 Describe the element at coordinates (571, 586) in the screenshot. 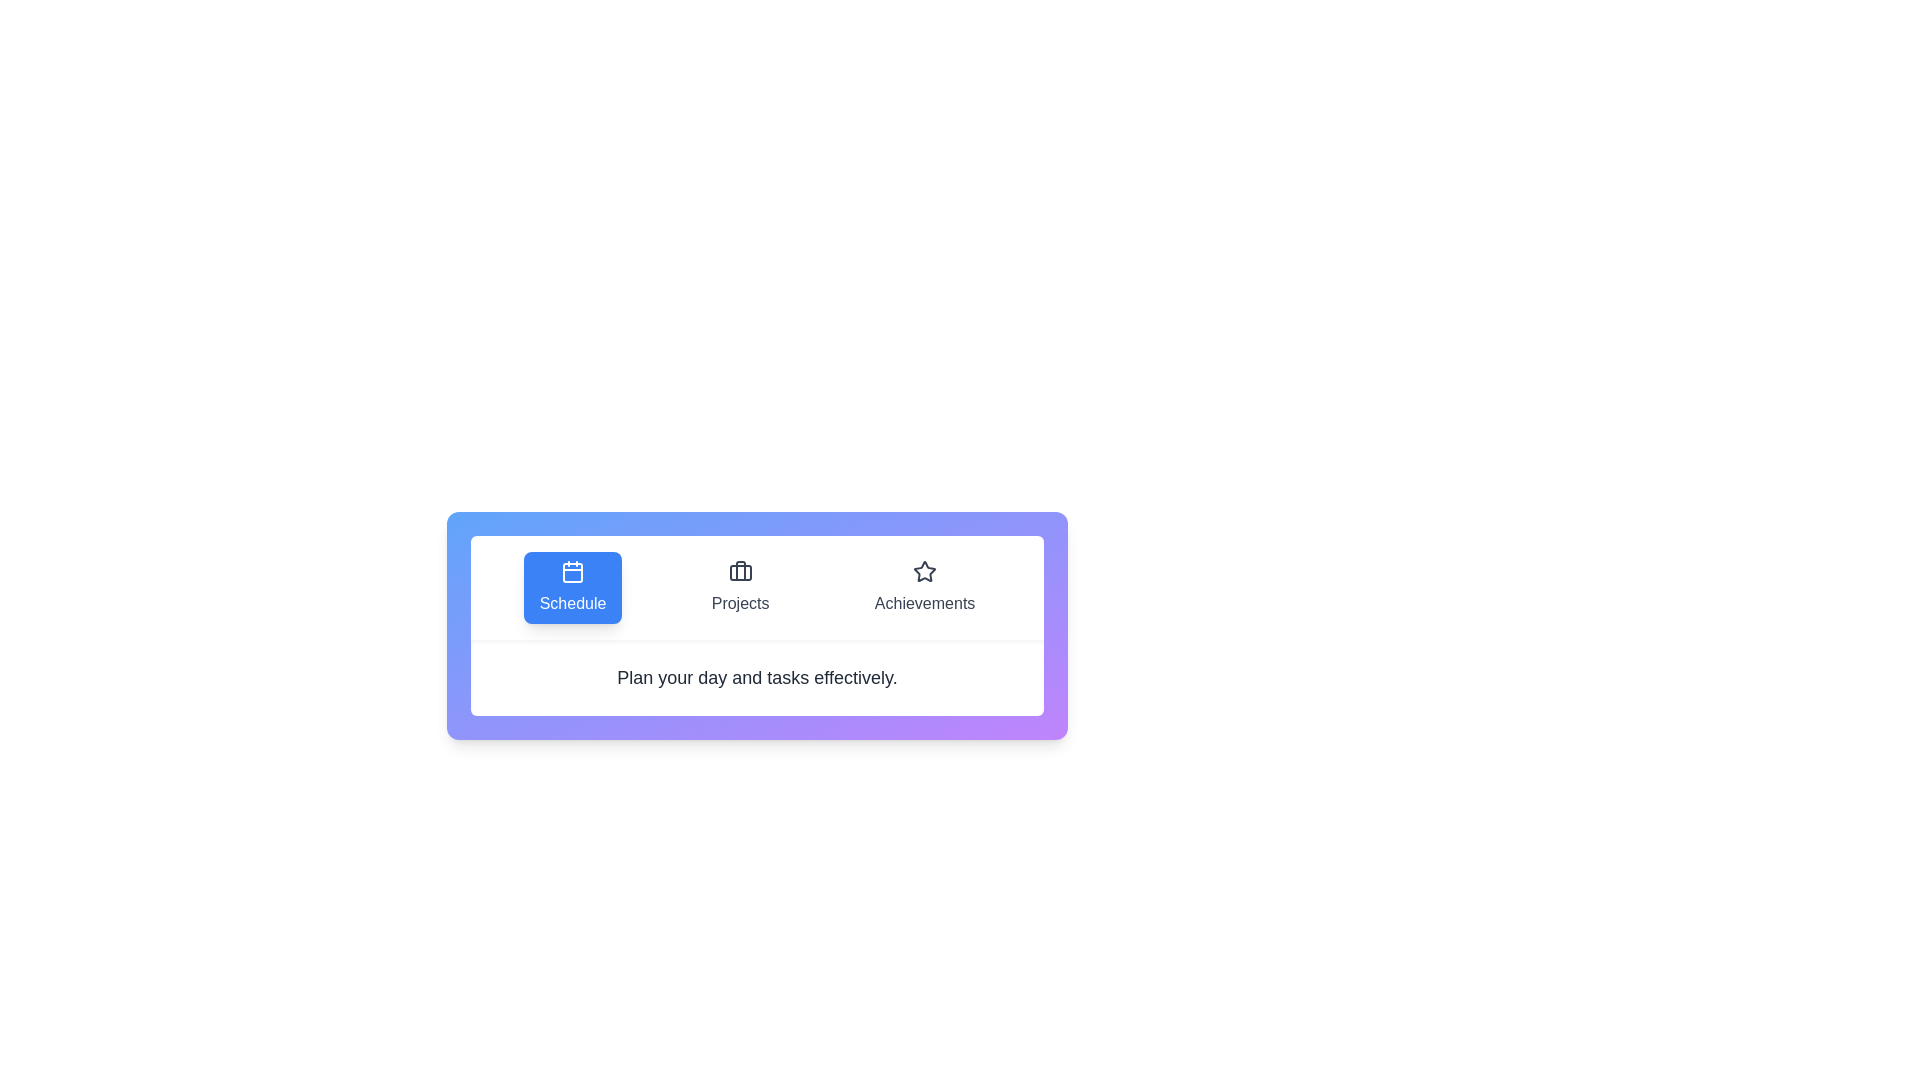

I see `the tab labeled Schedule` at that location.